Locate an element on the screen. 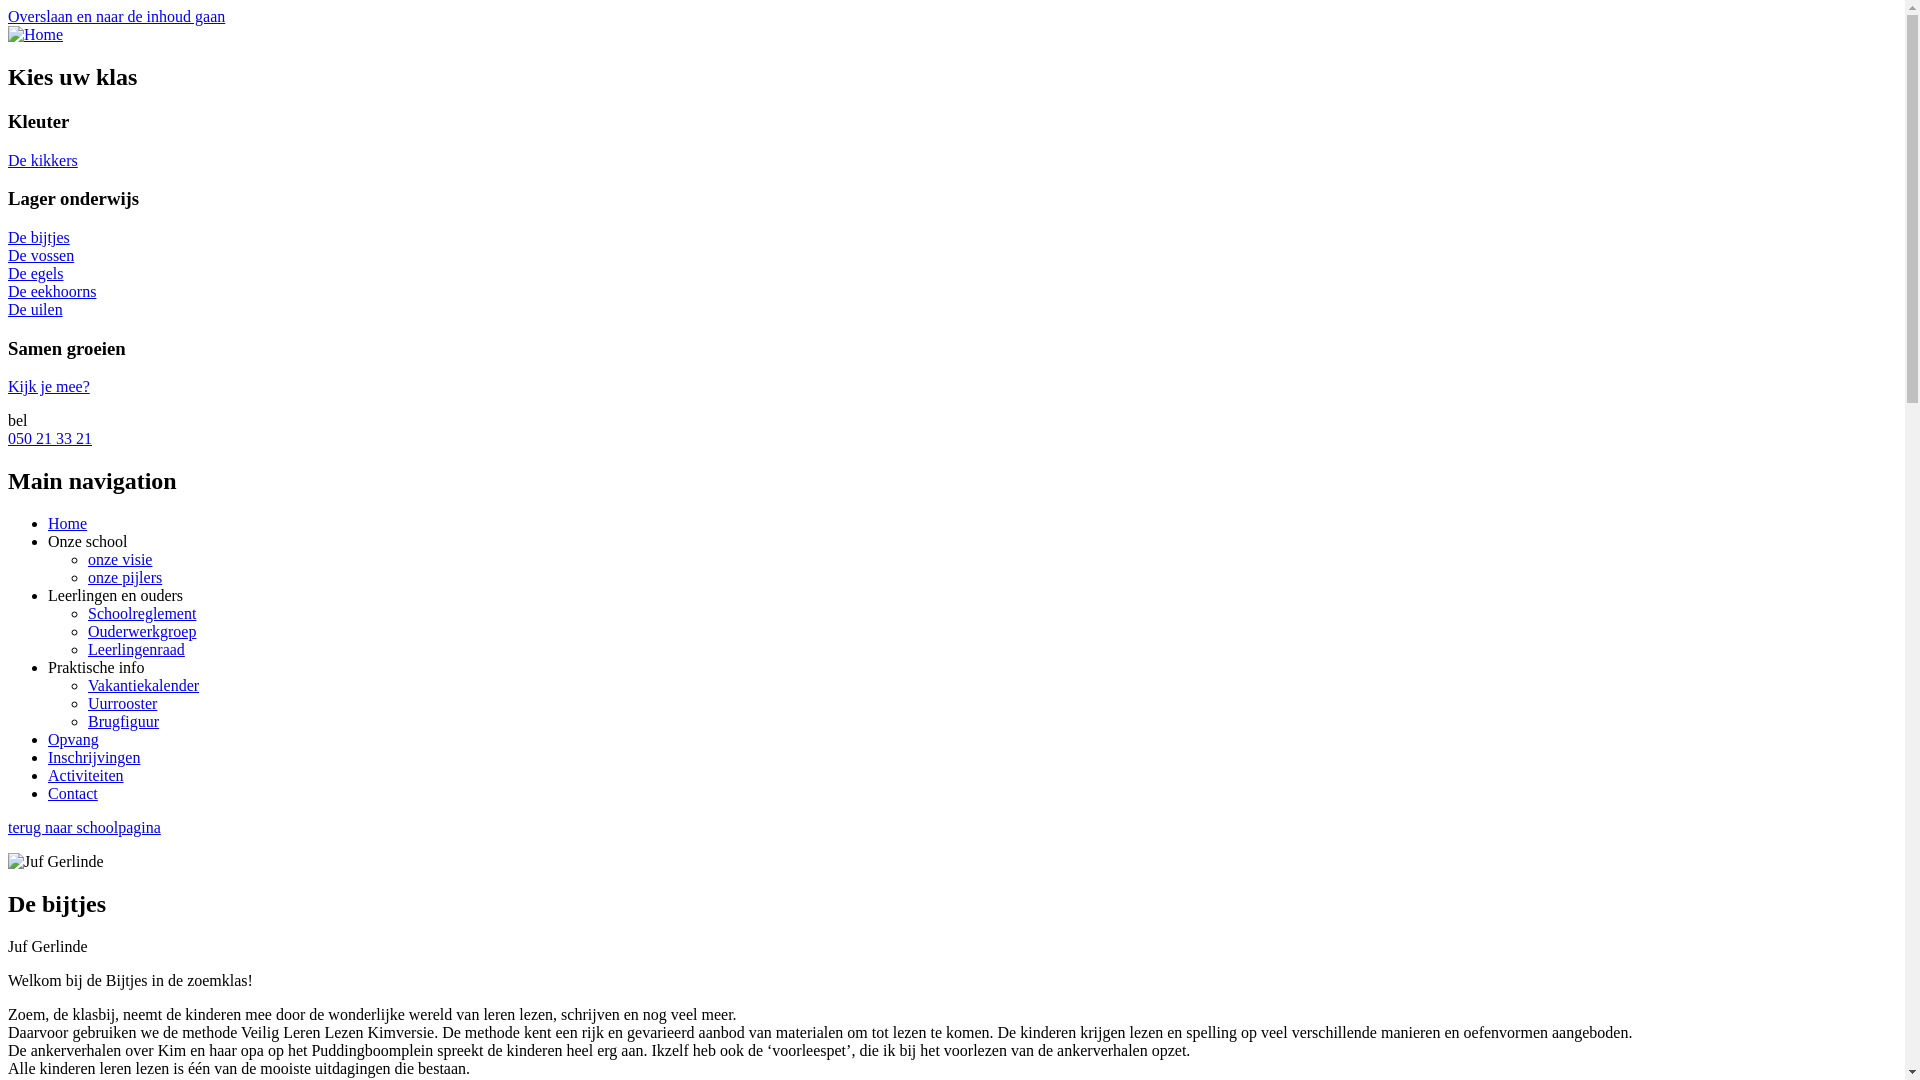 The image size is (1920, 1080). 'De uilen' is located at coordinates (35, 309).